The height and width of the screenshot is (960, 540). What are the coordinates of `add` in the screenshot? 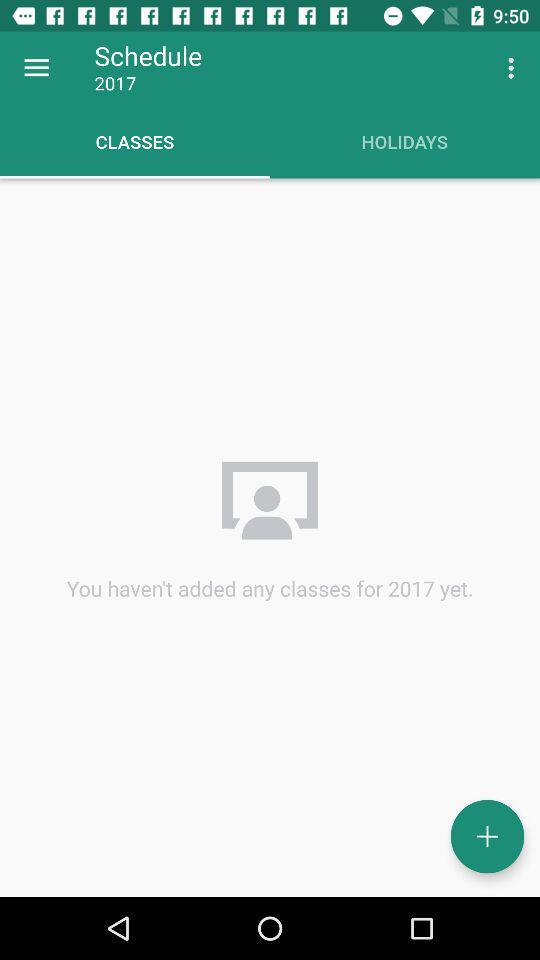 It's located at (486, 836).